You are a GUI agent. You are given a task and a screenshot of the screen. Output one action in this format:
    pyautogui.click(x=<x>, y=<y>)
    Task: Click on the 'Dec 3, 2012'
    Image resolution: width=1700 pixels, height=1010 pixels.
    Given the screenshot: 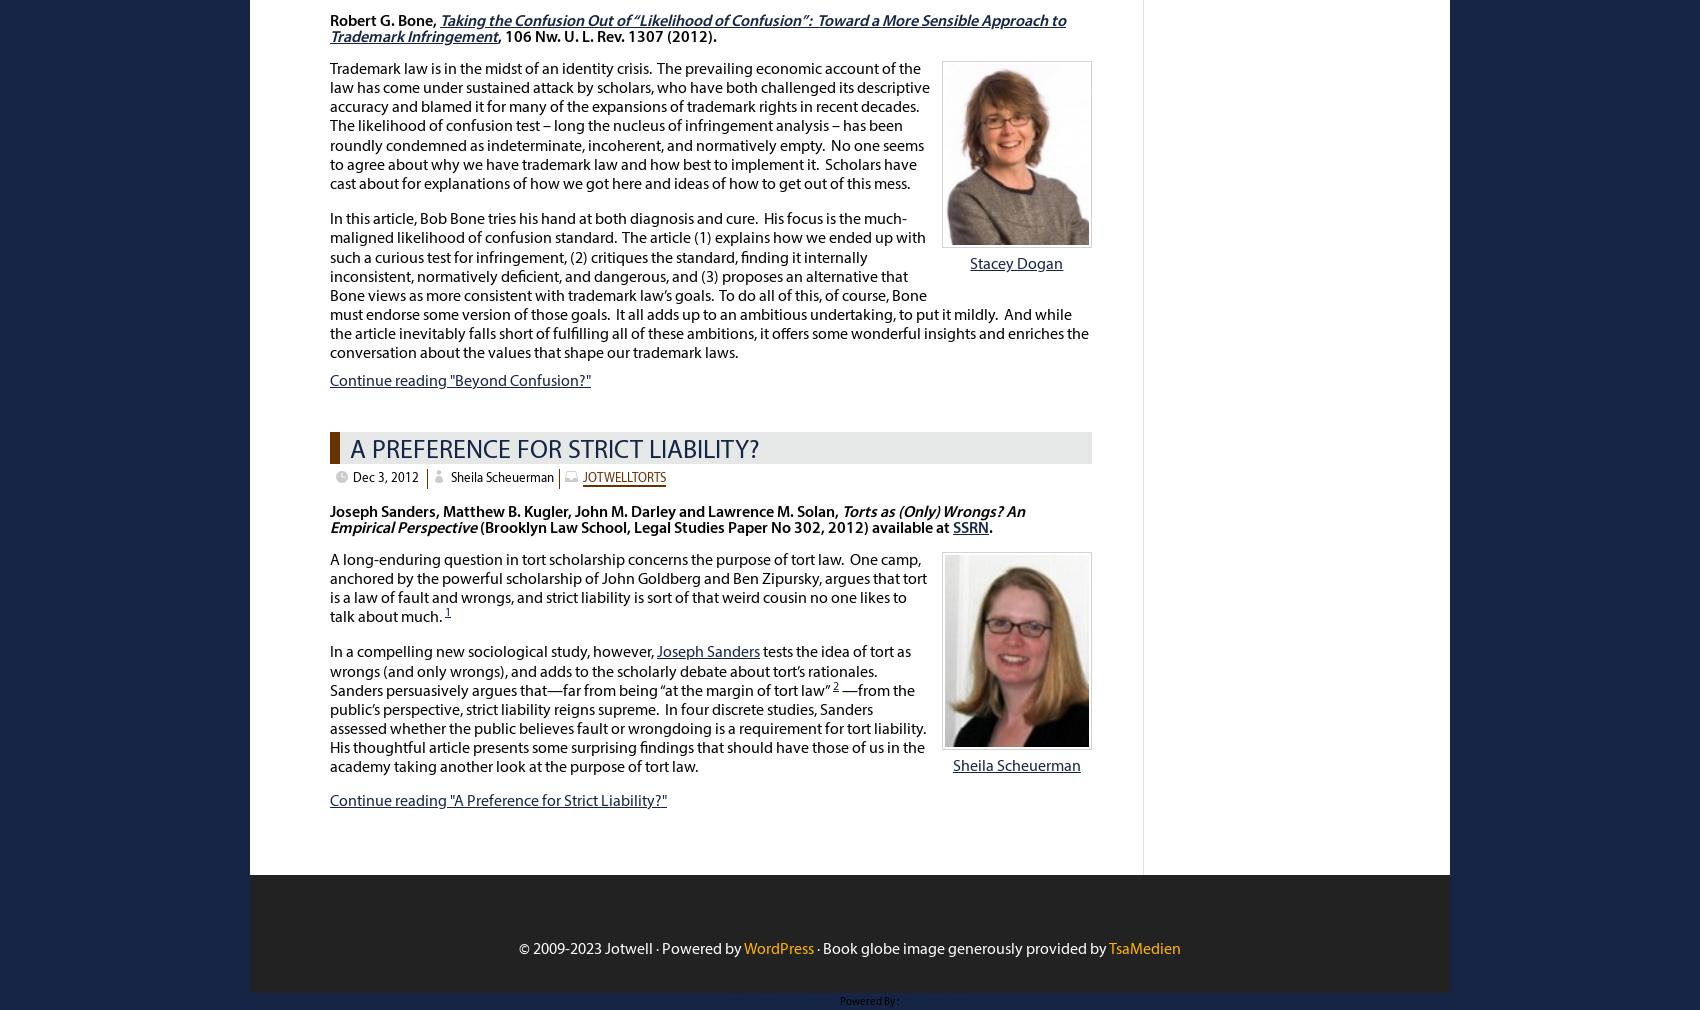 What is the action you would take?
    pyautogui.click(x=385, y=478)
    